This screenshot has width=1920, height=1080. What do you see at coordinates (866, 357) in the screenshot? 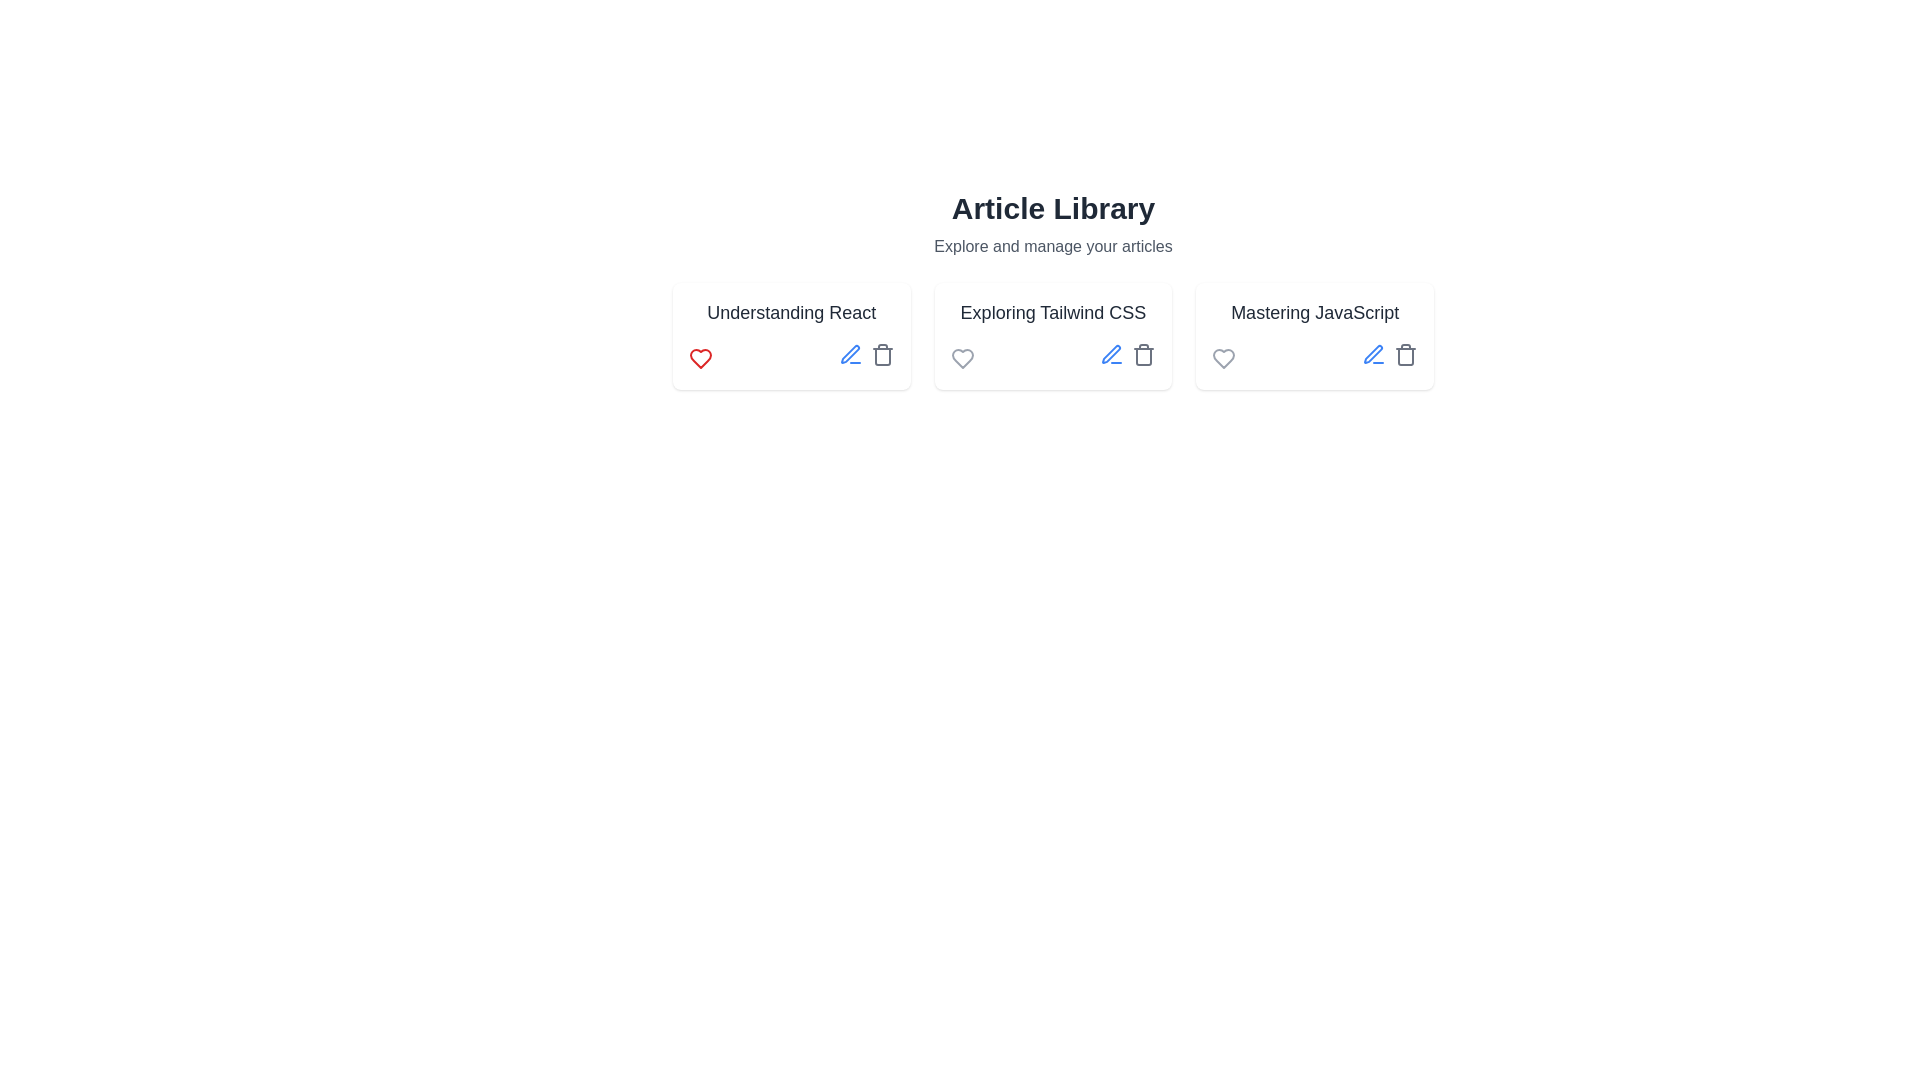
I see `the edit icon in the Tool cluster located on the right-hand side of the first article card titled 'Understanding React' to initiate article editing` at bounding box center [866, 357].